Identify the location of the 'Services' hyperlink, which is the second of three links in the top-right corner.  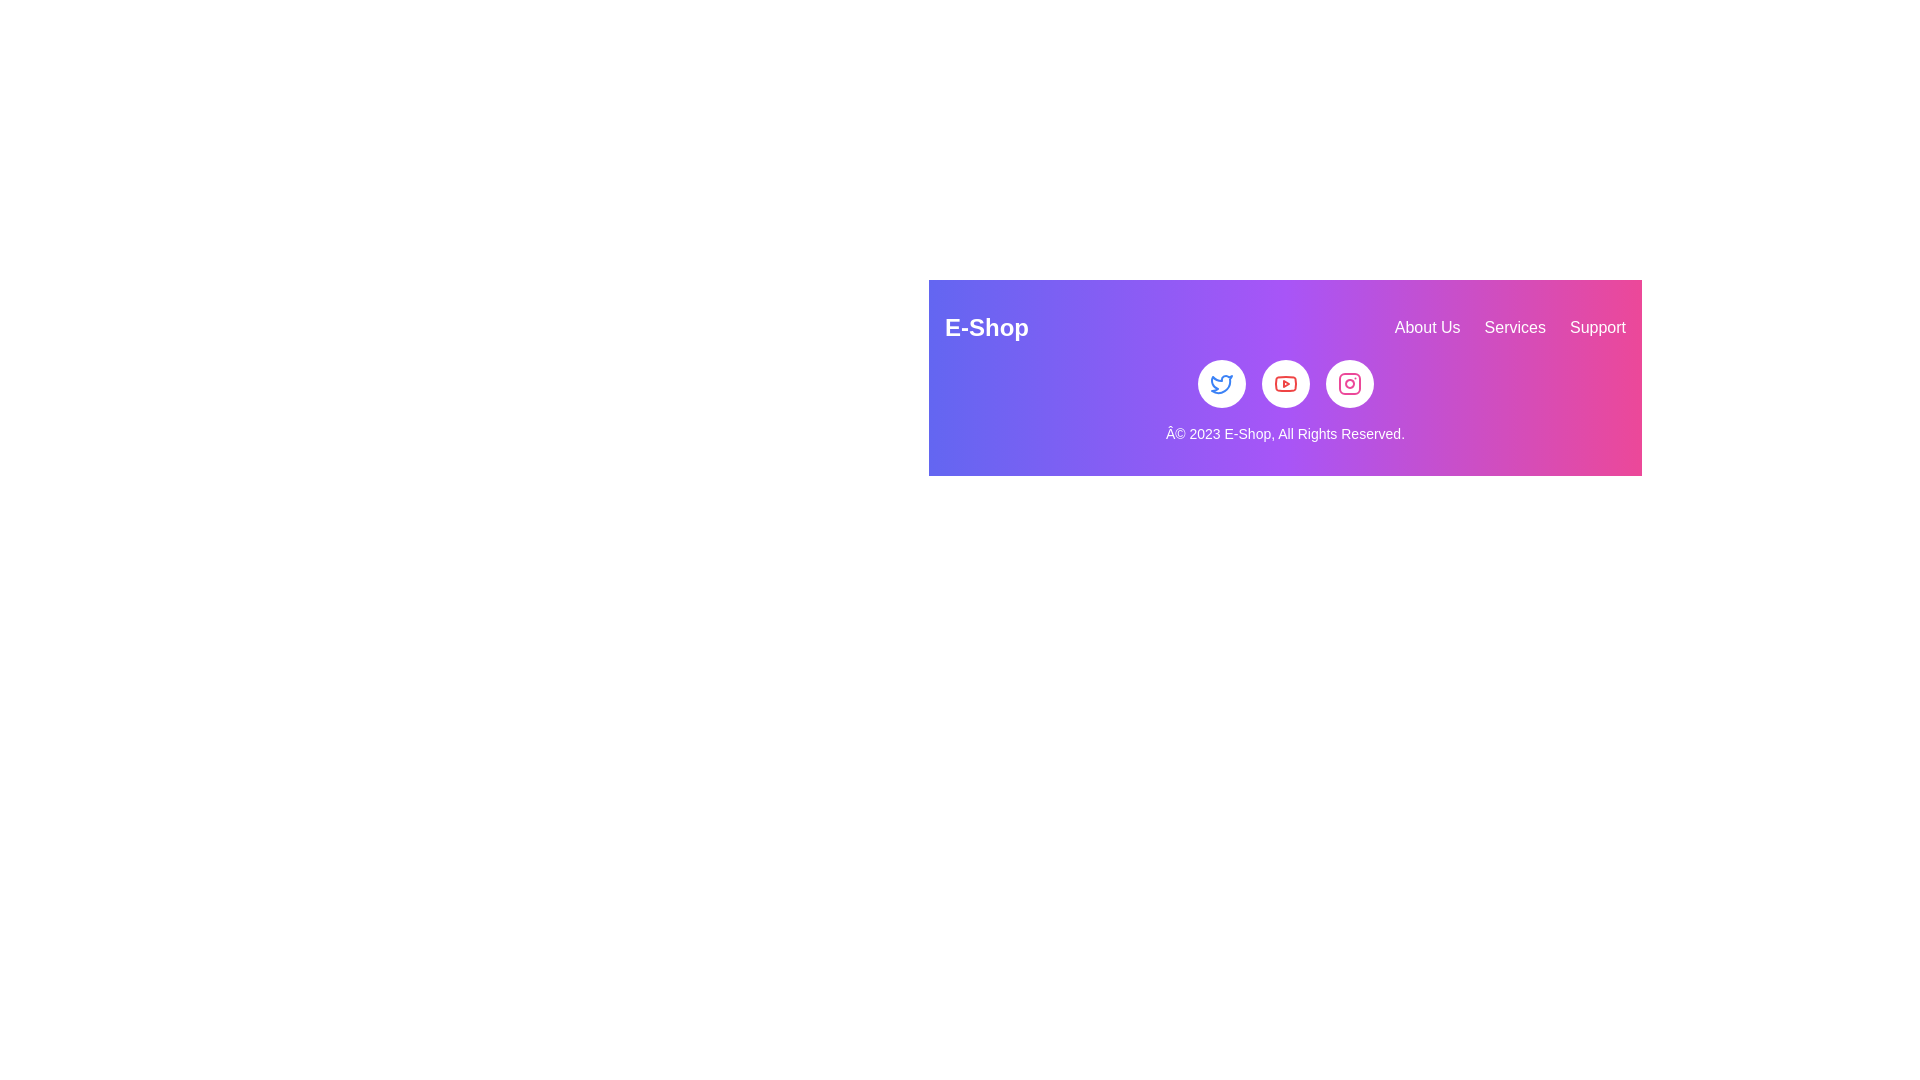
(1515, 326).